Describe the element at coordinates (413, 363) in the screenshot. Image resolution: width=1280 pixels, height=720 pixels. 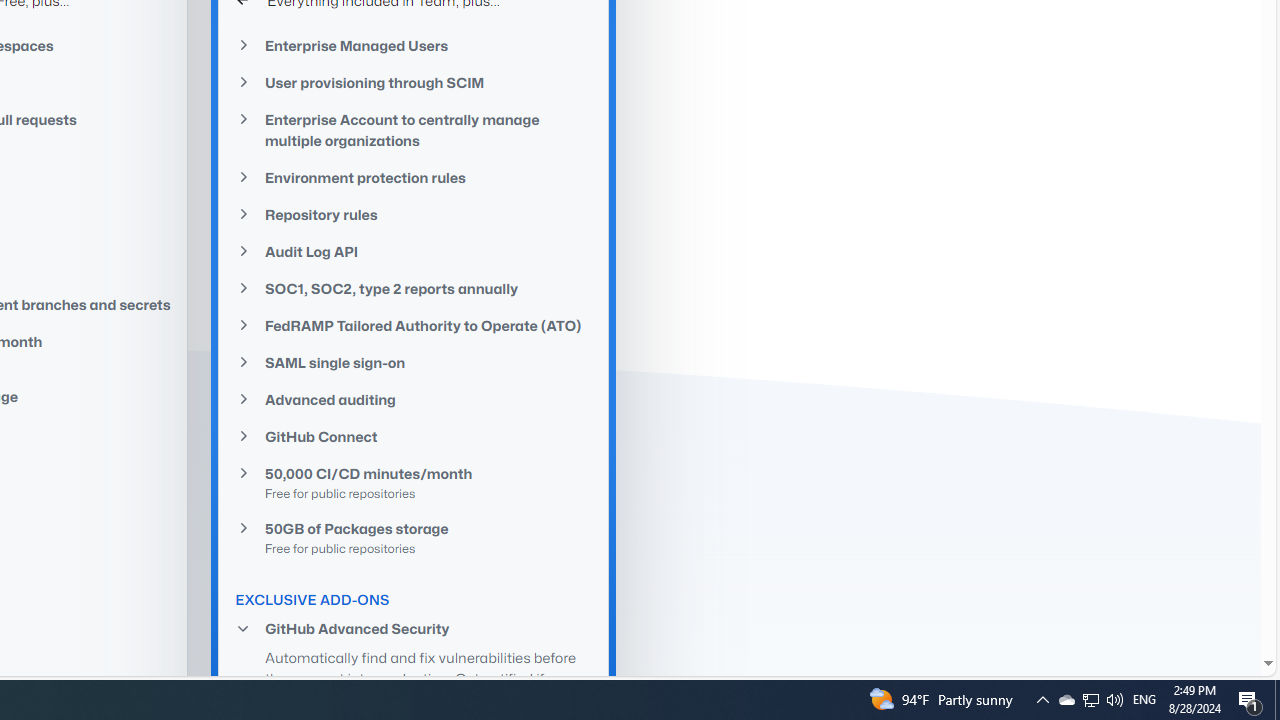
I see `'SAML single sign-on'` at that location.